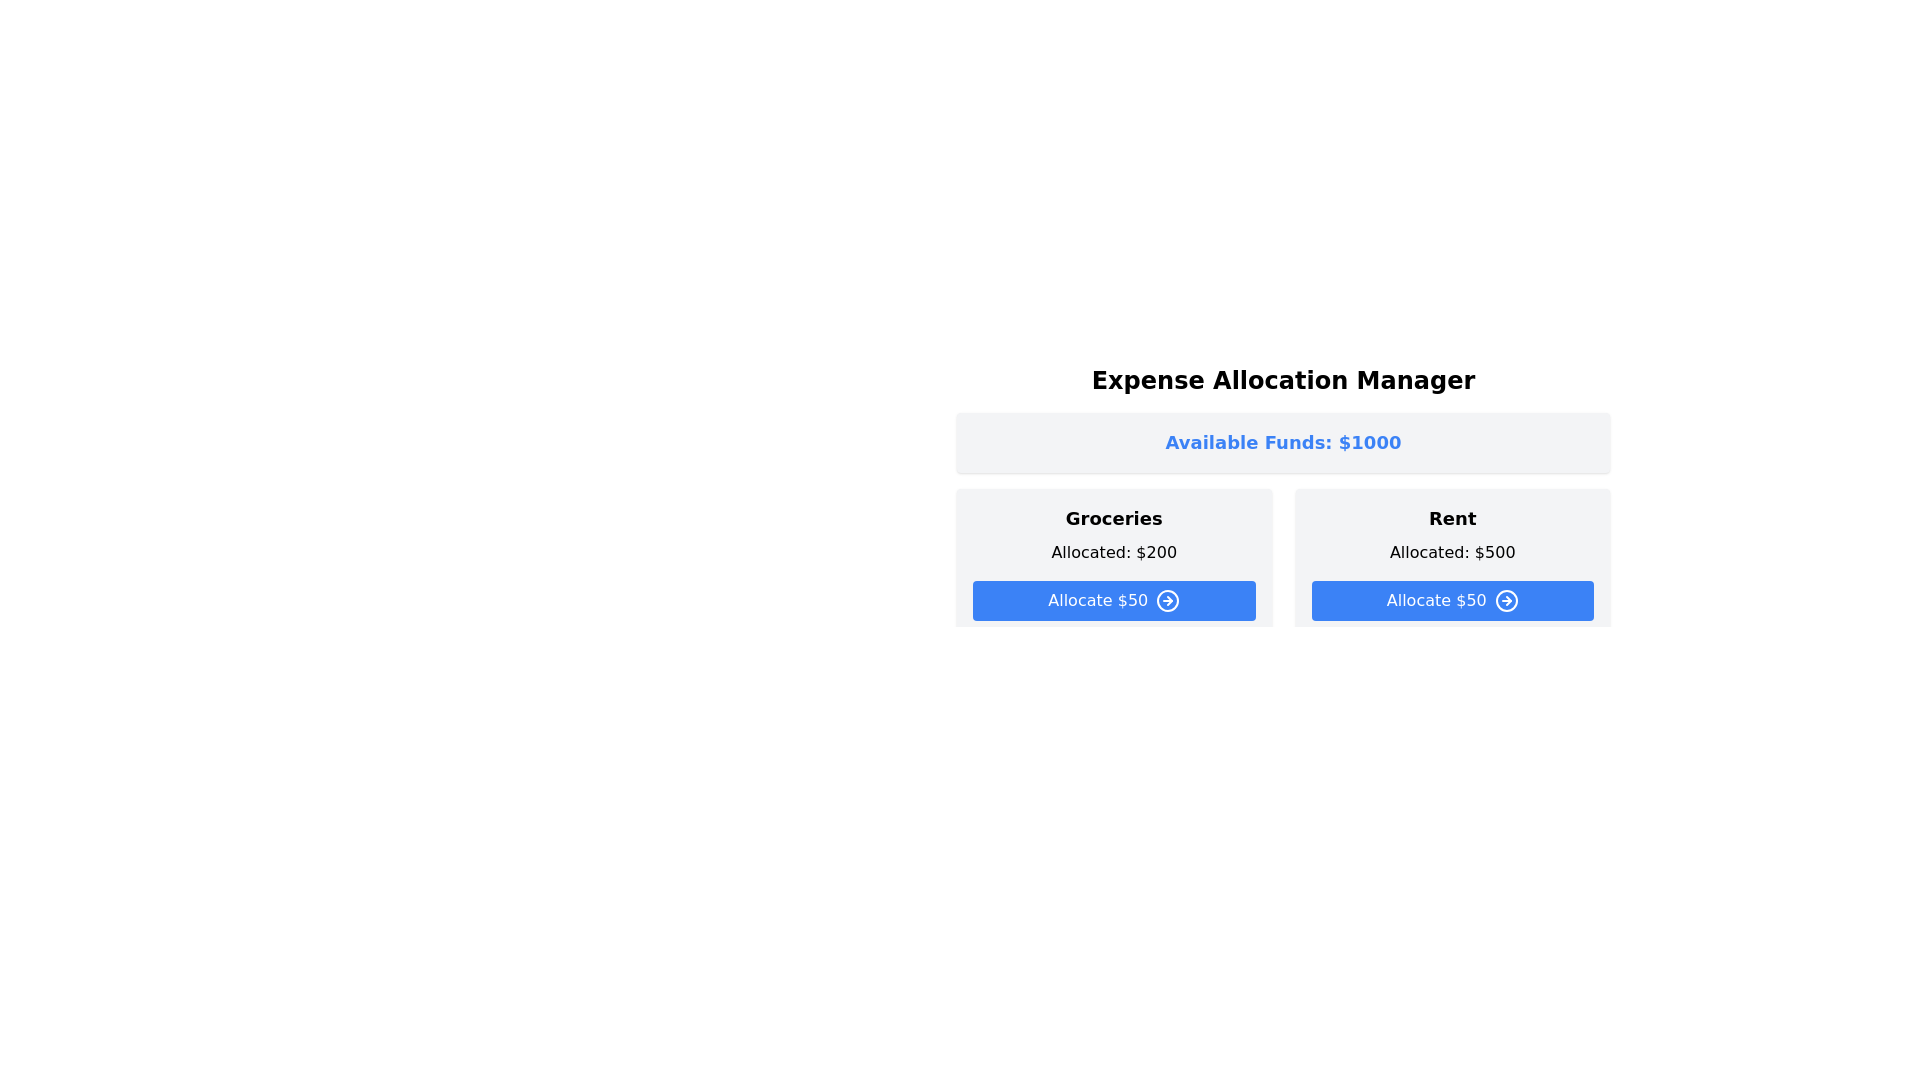 Image resolution: width=1920 pixels, height=1080 pixels. I want to click on the text label that informs the user about their currently available funds, located near the top-center of the interface under the title 'Expense Allocation Manager.', so click(1283, 442).